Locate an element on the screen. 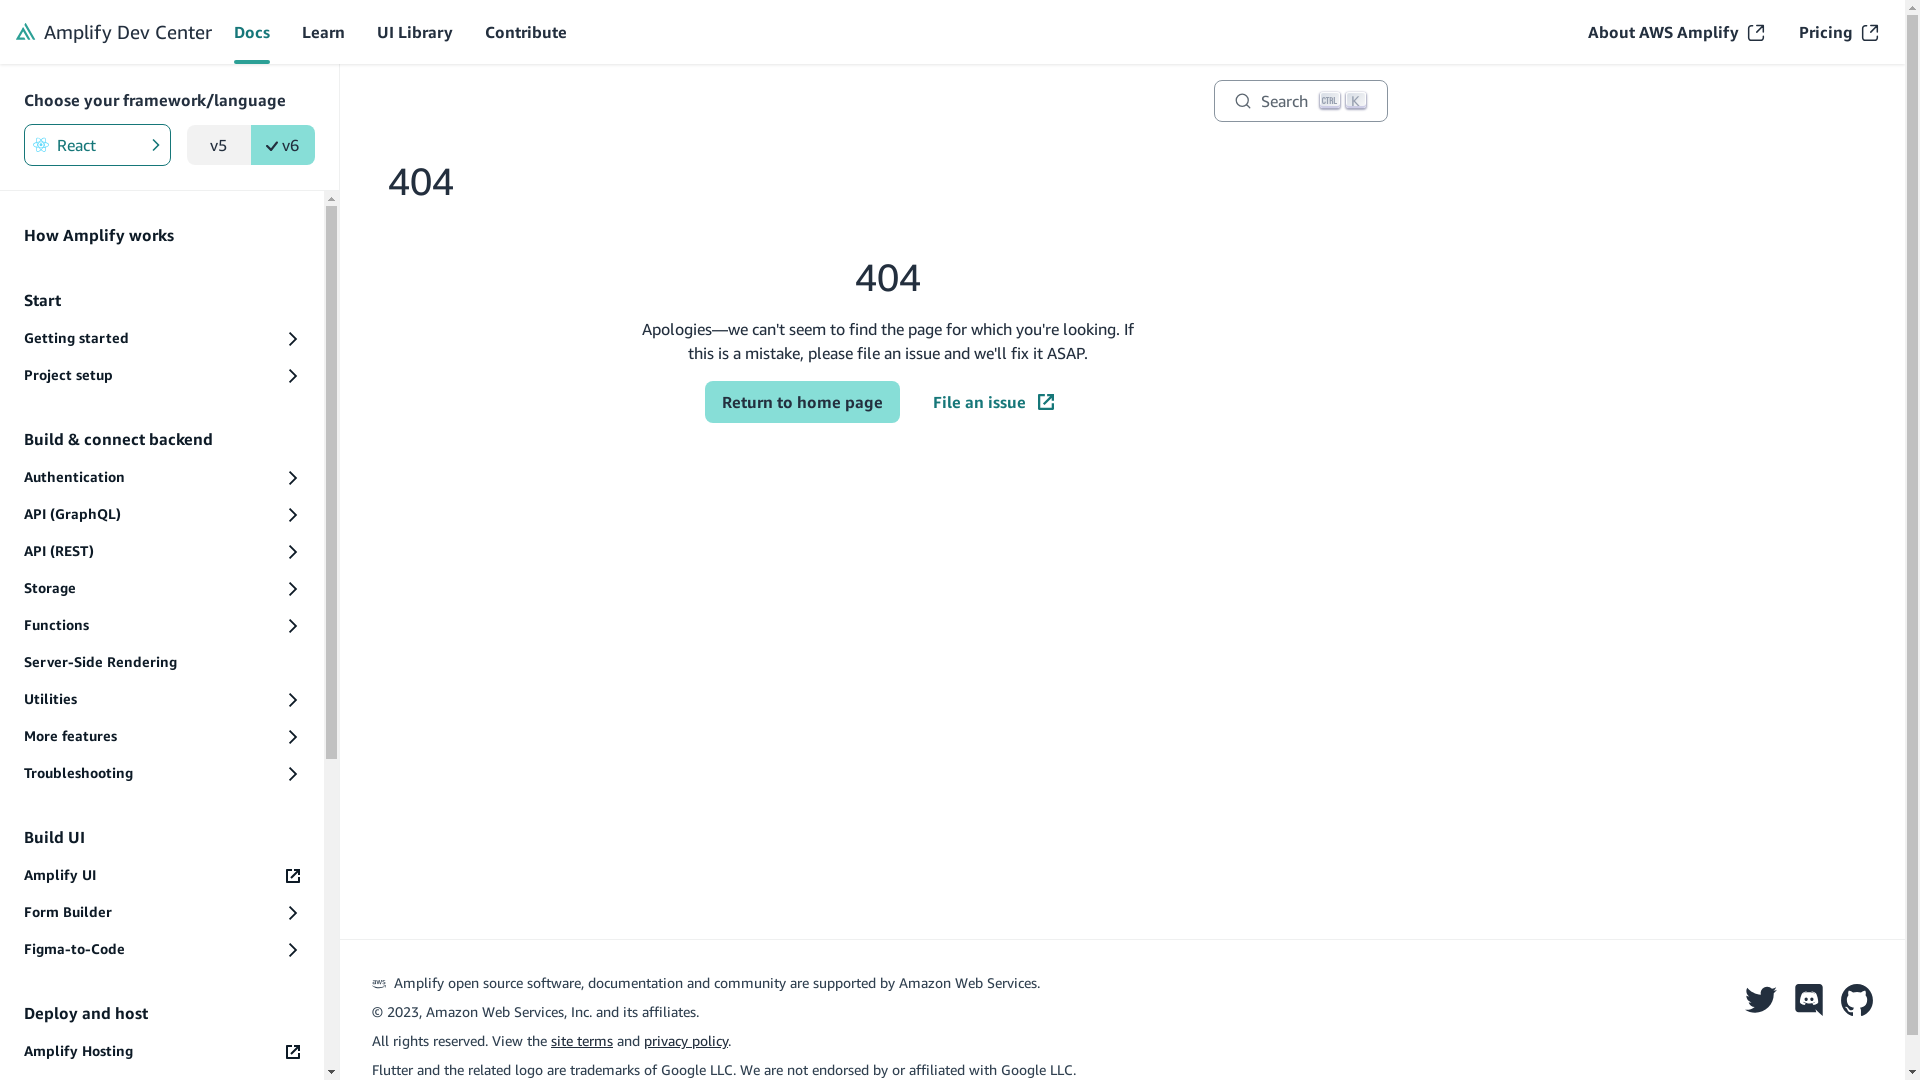  'Search is located at coordinates (1213, 100).